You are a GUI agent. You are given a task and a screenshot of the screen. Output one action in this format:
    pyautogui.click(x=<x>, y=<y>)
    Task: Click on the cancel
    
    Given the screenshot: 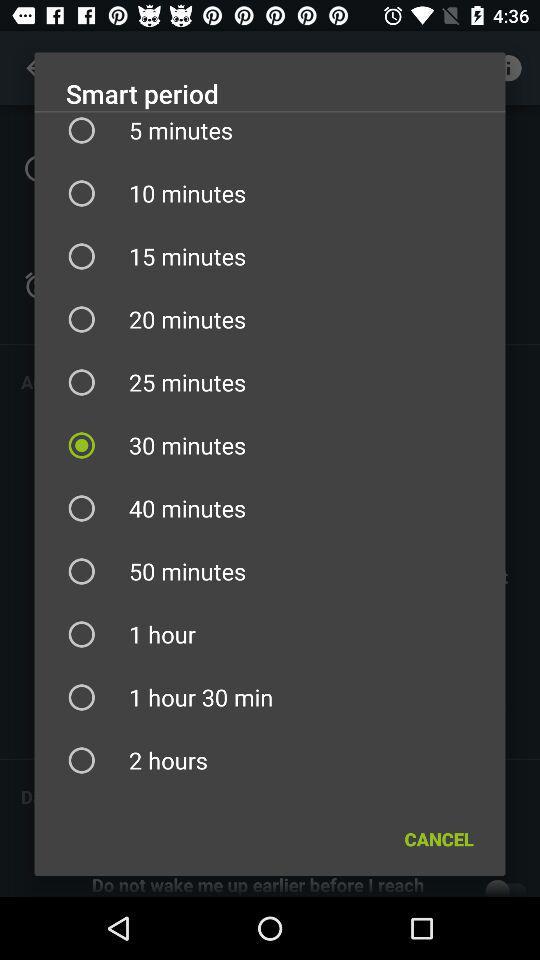 What is the action you would take?
    pyautogui.click(x=438, y=839)
    